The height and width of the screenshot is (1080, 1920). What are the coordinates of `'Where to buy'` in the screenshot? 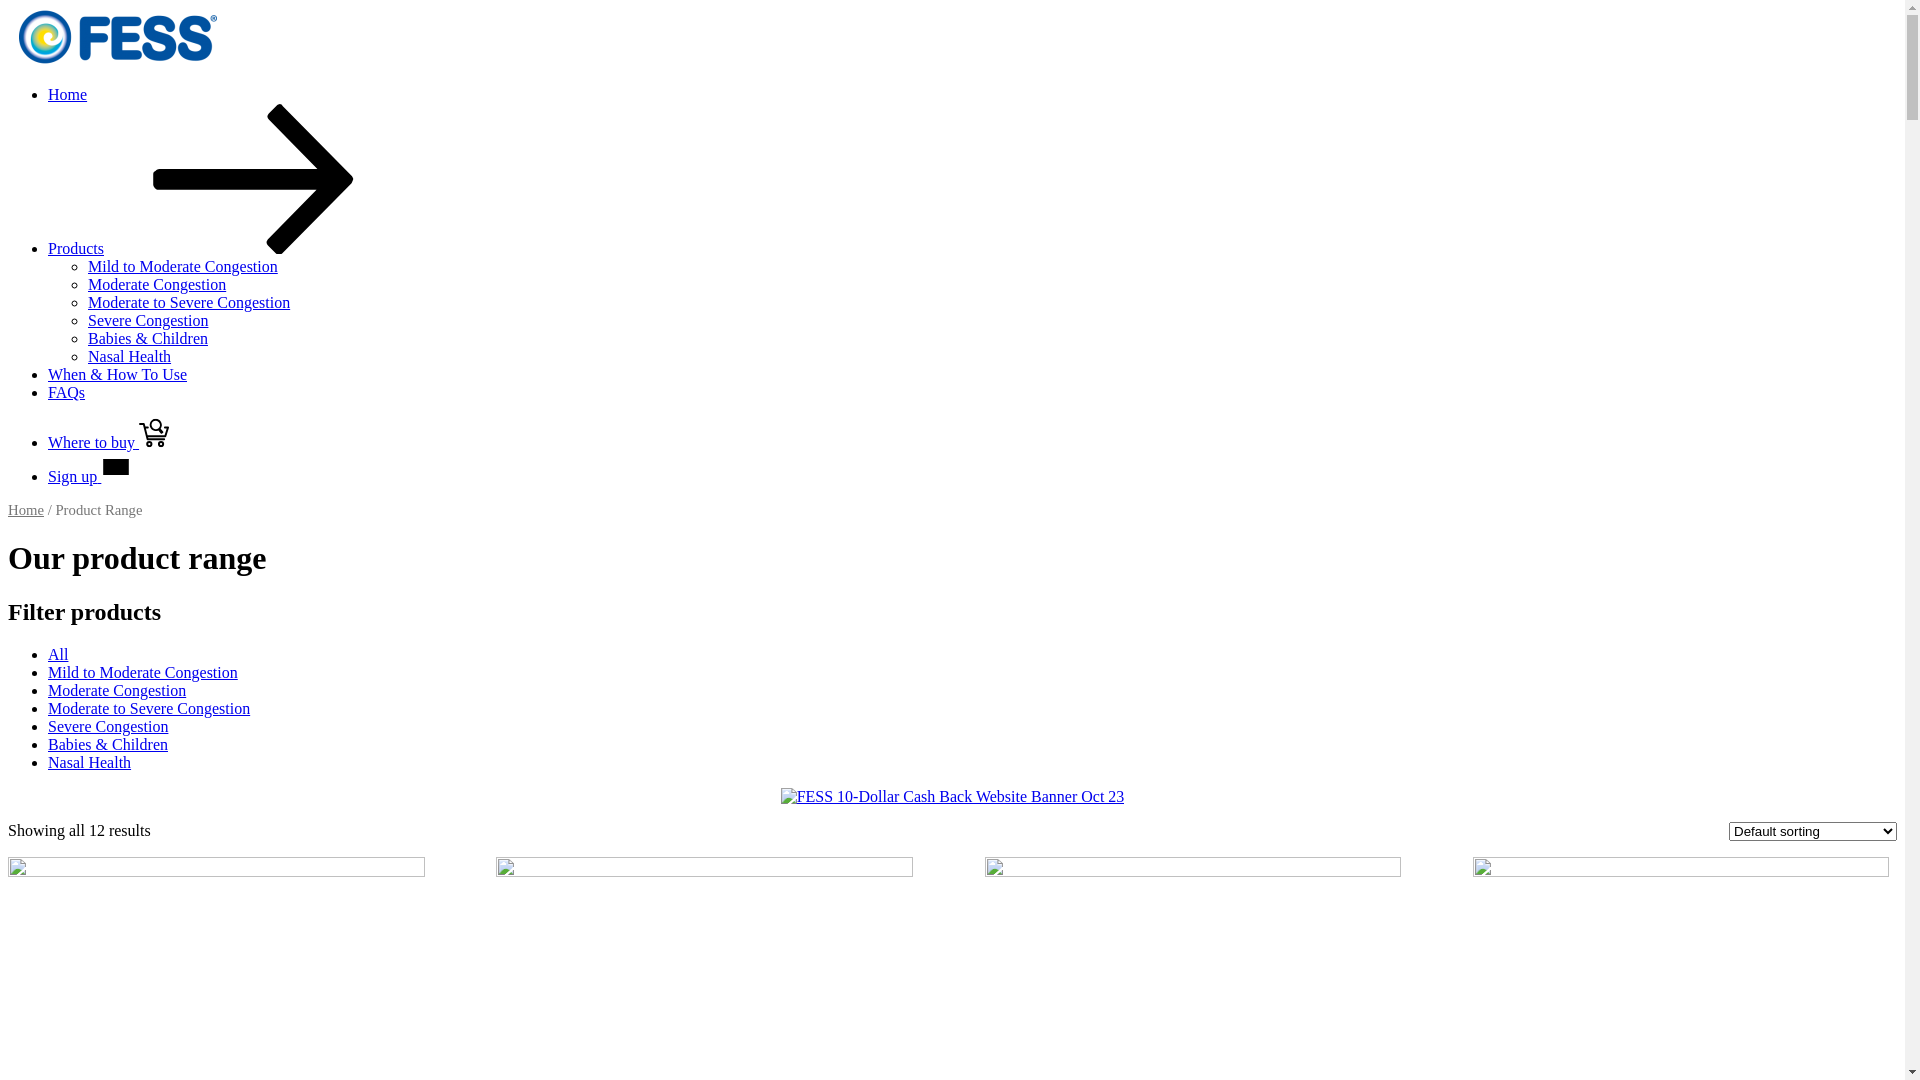 It's located at (107, 441).